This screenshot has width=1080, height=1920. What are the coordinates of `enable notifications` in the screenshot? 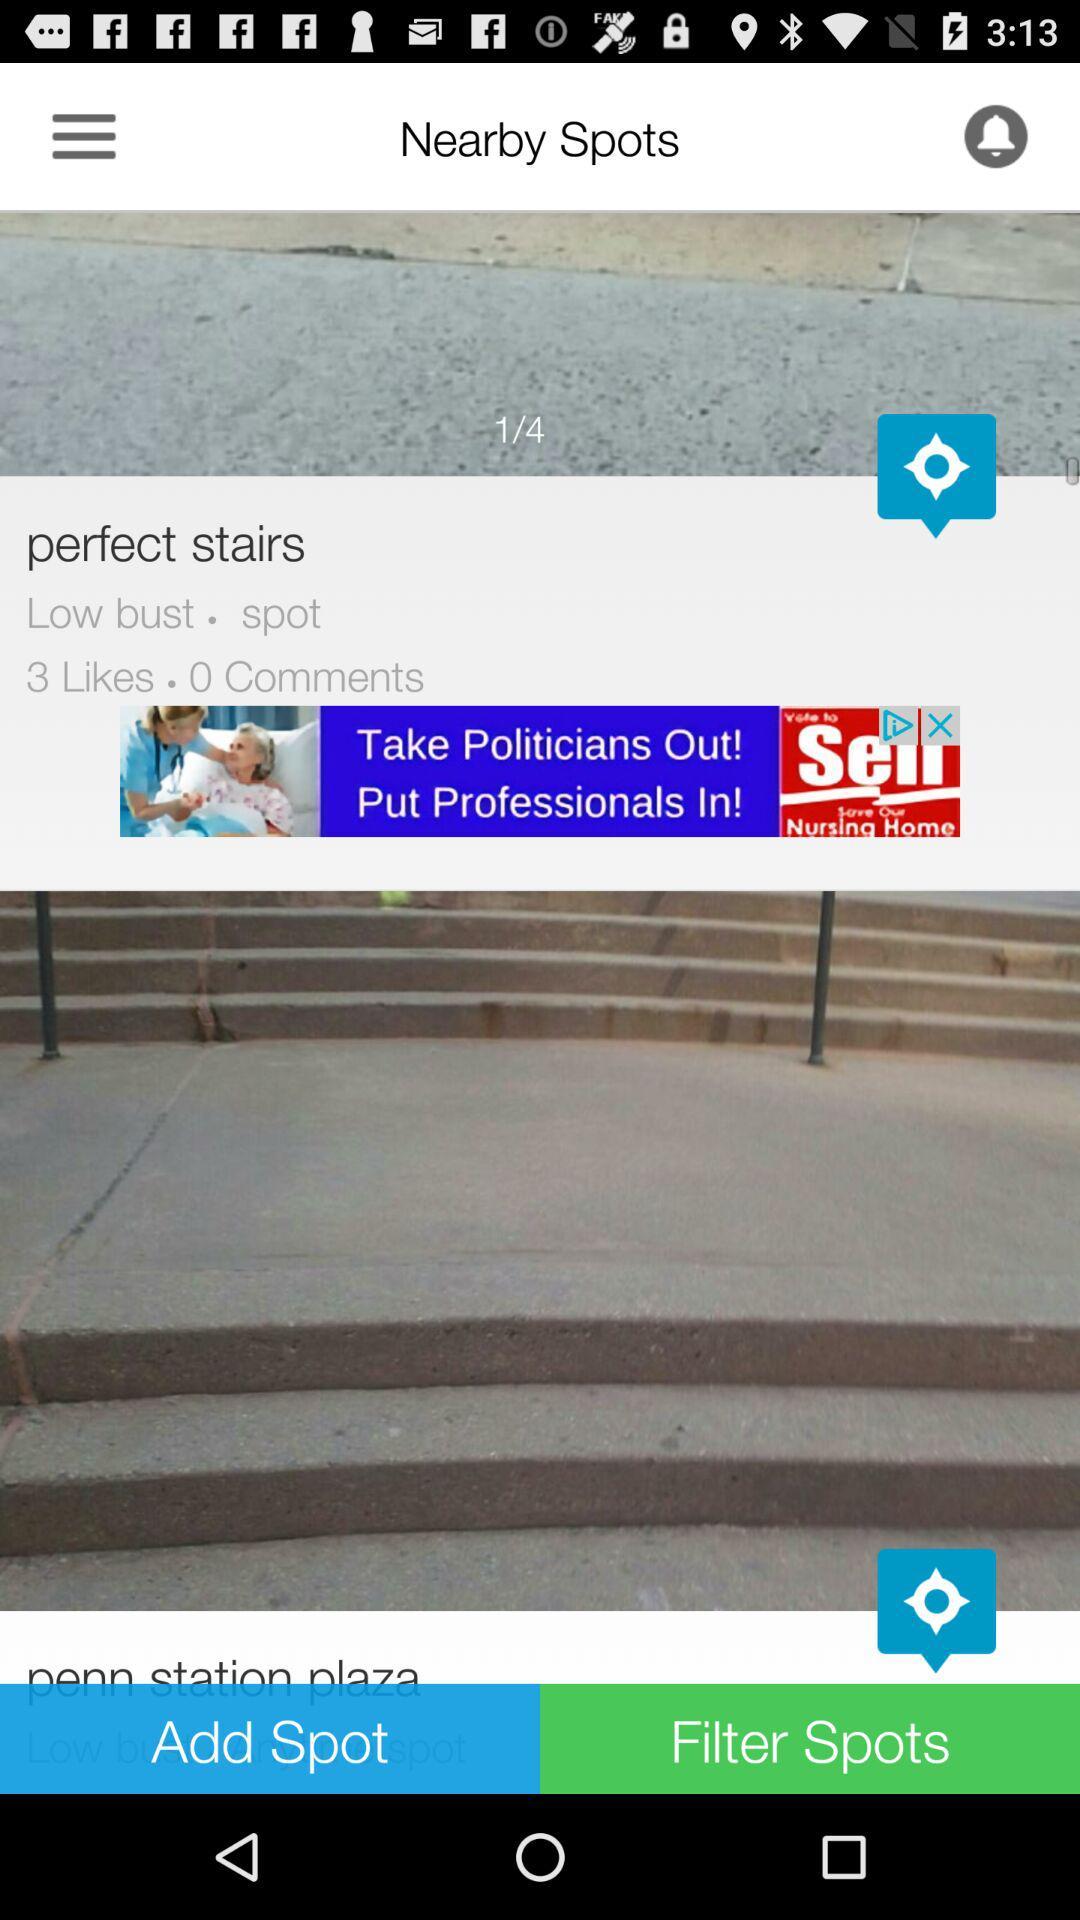 It's located at (995, 135).